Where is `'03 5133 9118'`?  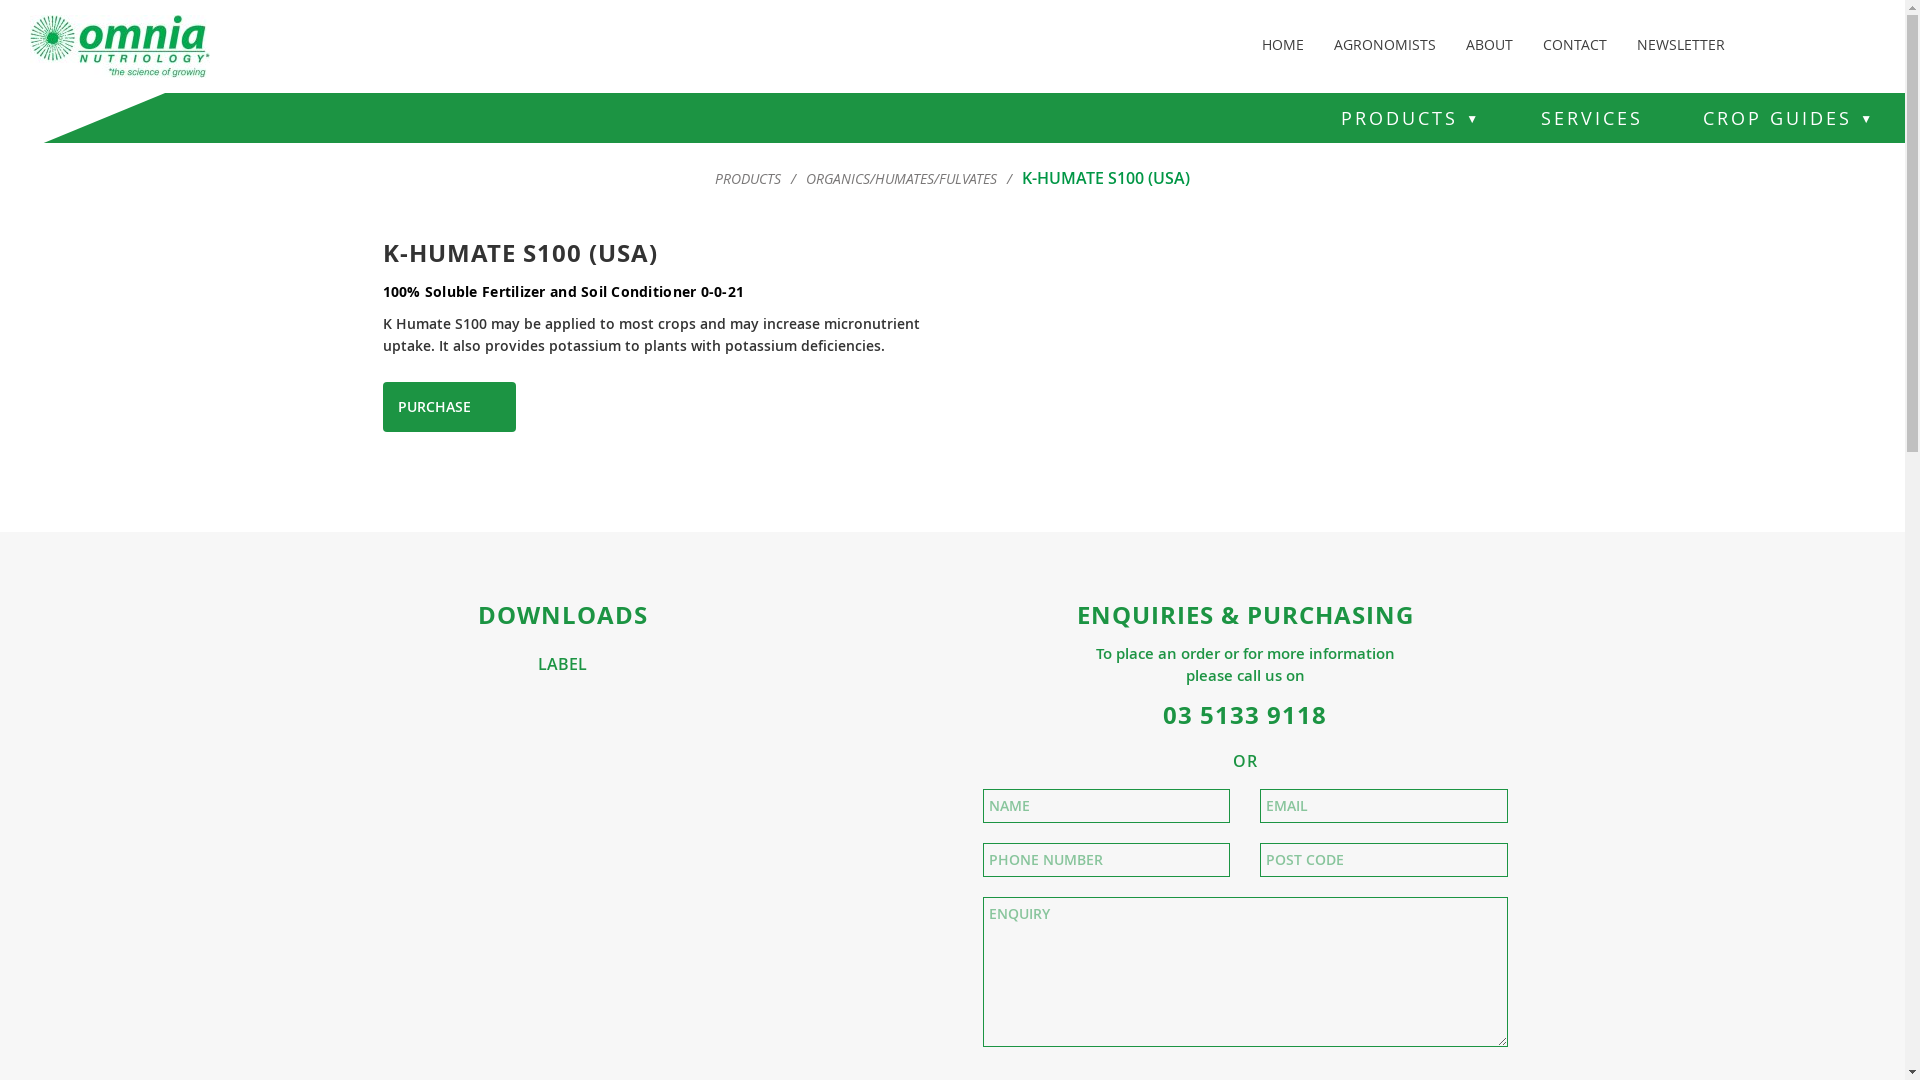 '03 5133 9118' is located at coordinates (1162, 713).